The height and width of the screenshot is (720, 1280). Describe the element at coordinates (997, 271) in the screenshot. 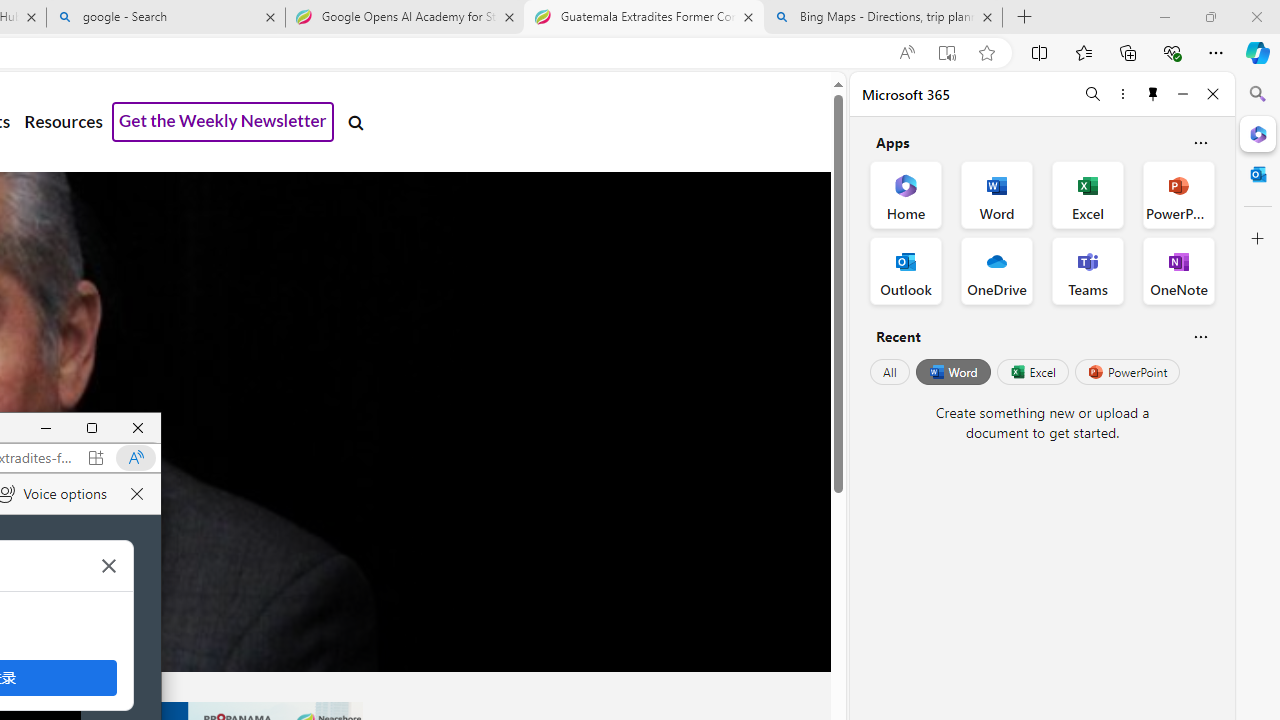

I see `'OneDrive Office App'` at that location.